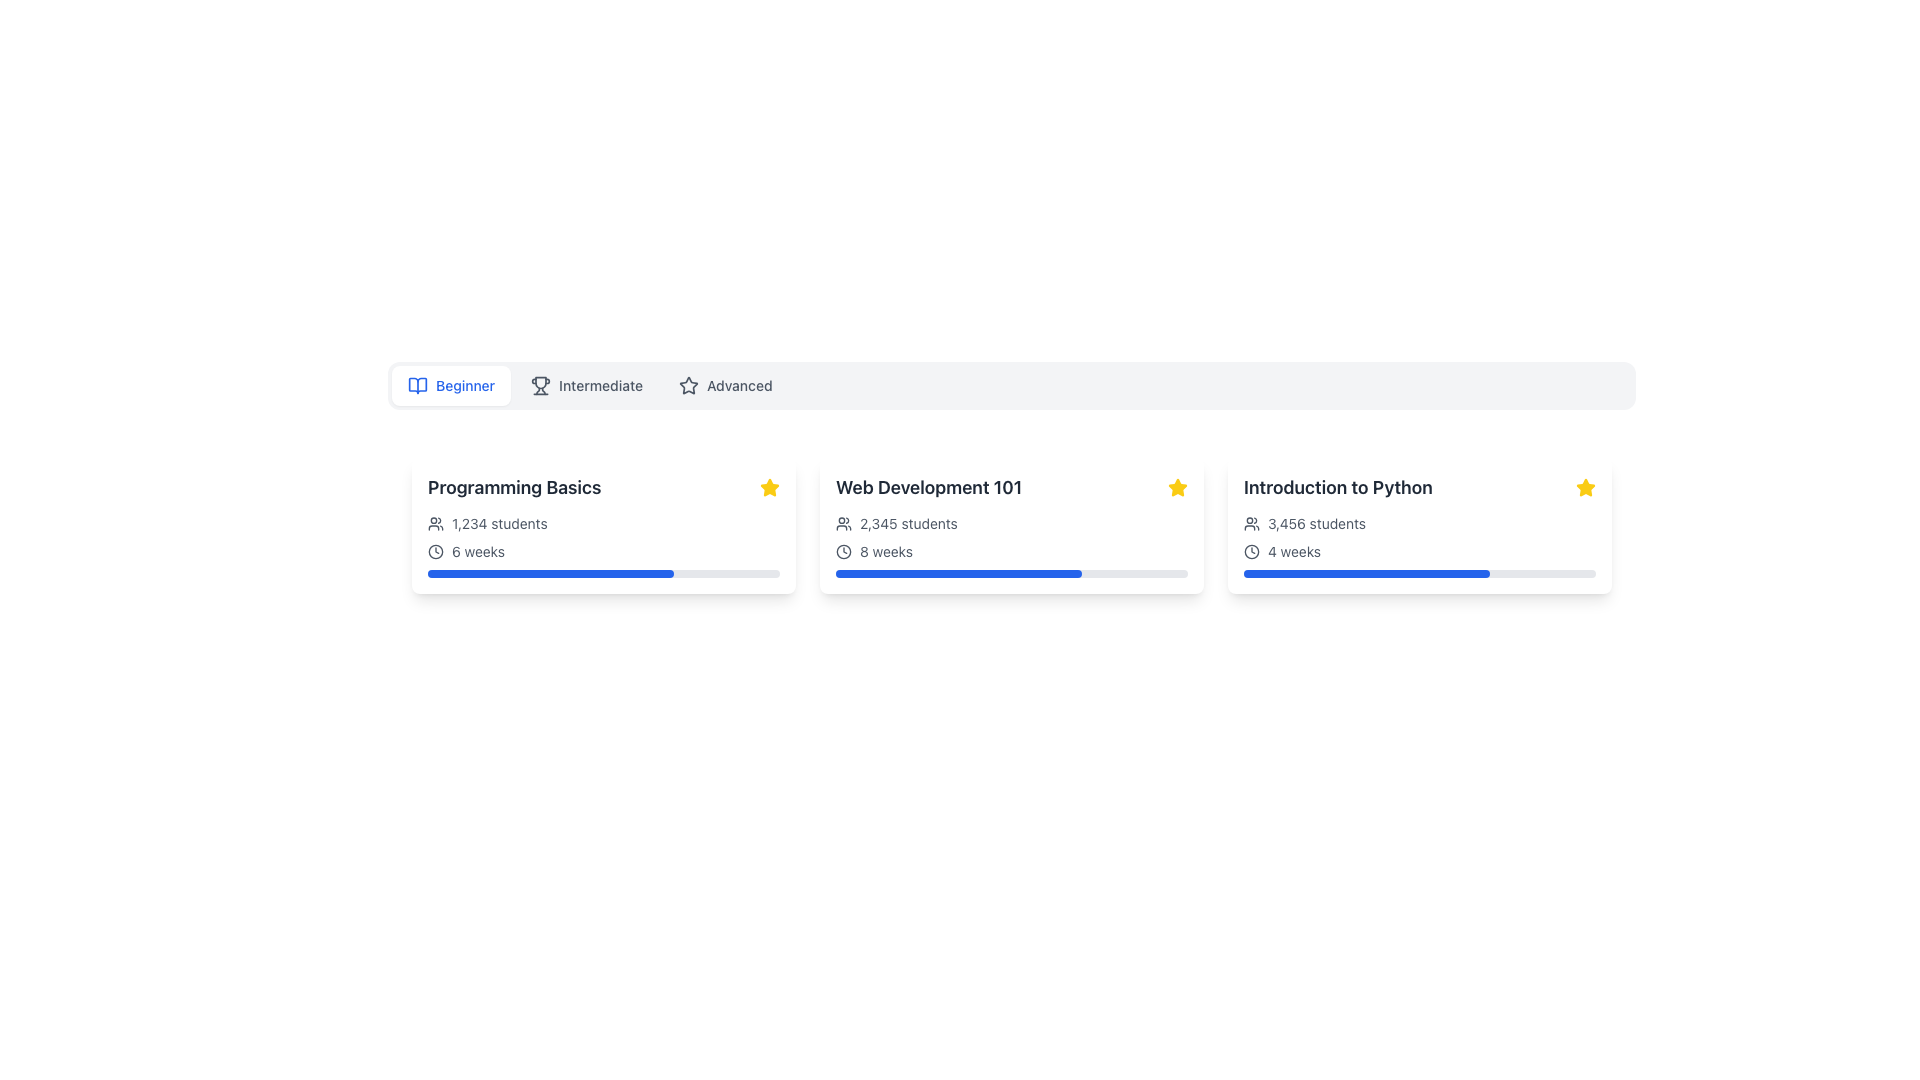 The height and width of the screenshot is (1080, 1920). What do you see at coordinates (1316, 523) in the screenshot?
I see `the static text element that displays the number of students enrolled in the 'Introduction to Python' course, located below the title and next to the icon of stylized figures` at bounding box center [1316, 523].